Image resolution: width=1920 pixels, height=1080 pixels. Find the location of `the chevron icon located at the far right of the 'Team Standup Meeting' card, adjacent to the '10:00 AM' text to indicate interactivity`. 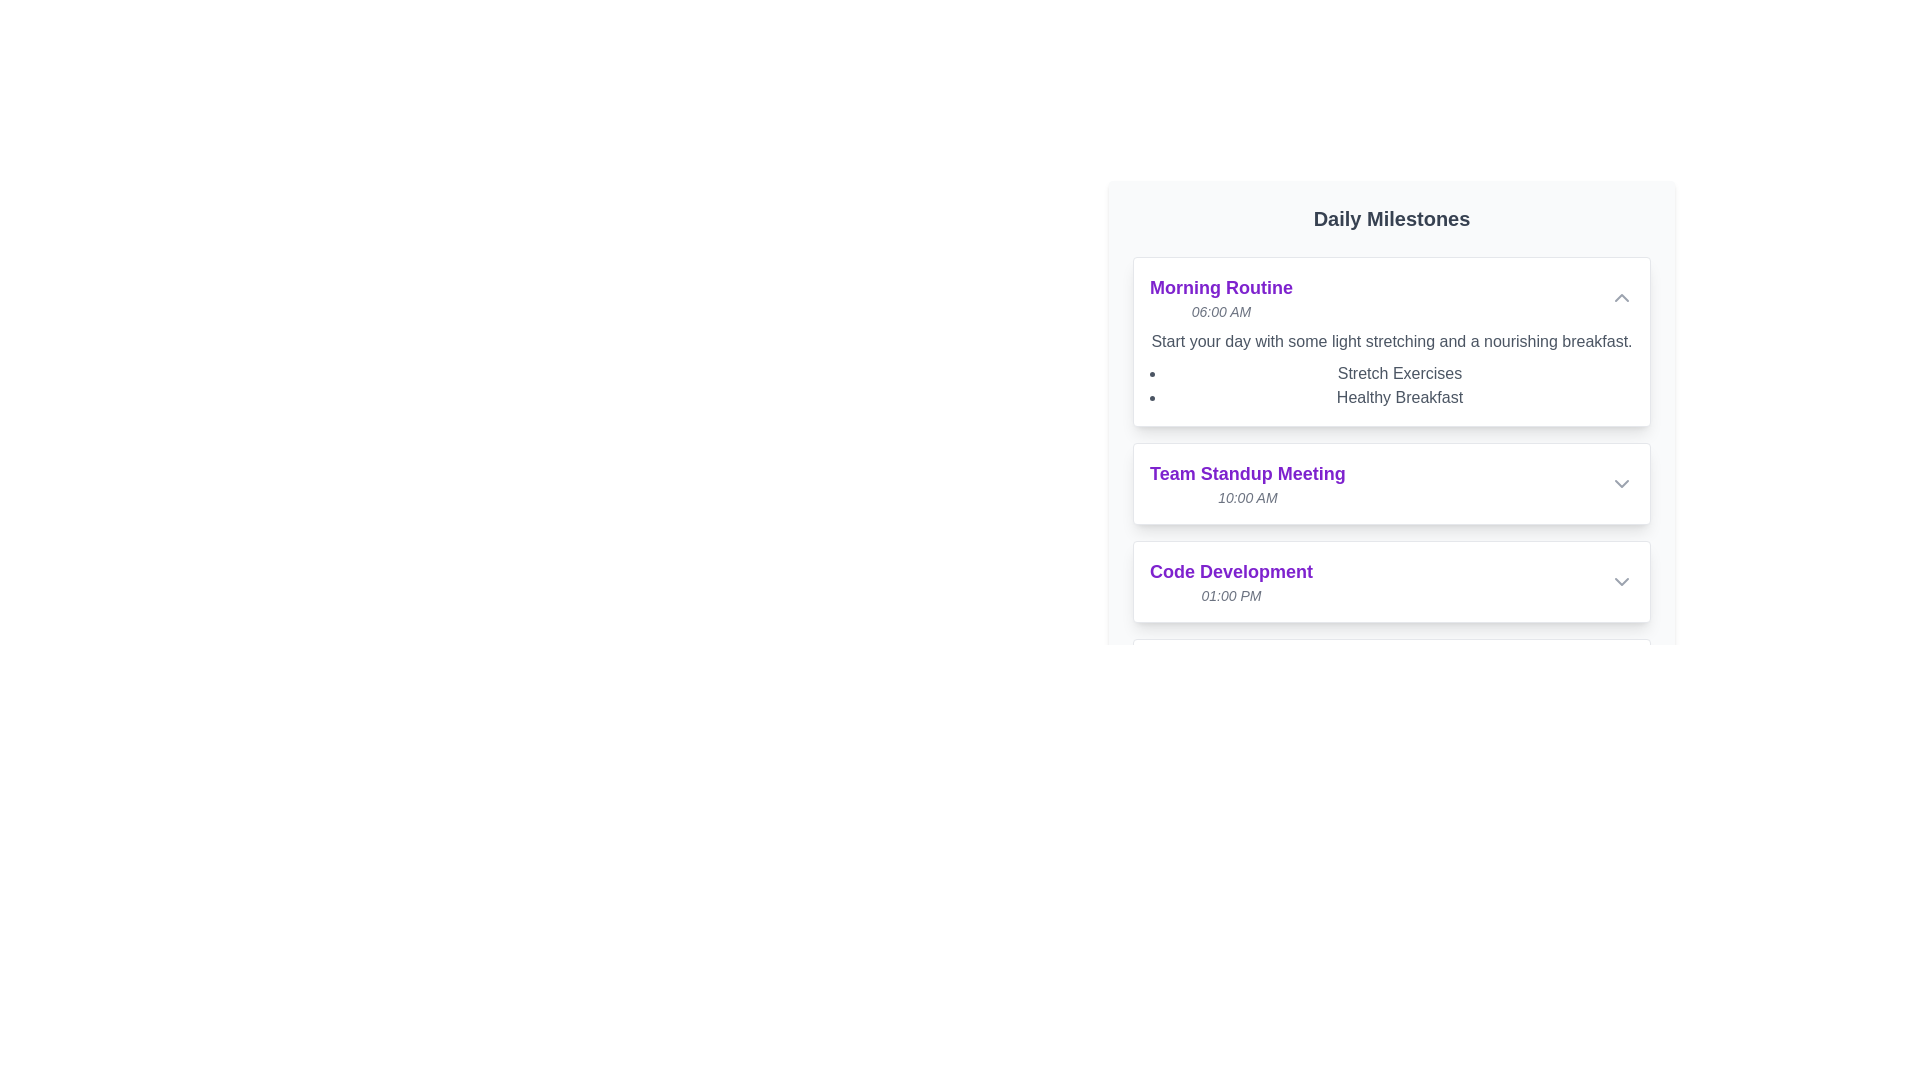

the chevron icon located at the far right of the 'Team Standup Meeting' card, adjacent to the '10:00 AM' text to indicate interactivity is located at coordinates (1622, 483).